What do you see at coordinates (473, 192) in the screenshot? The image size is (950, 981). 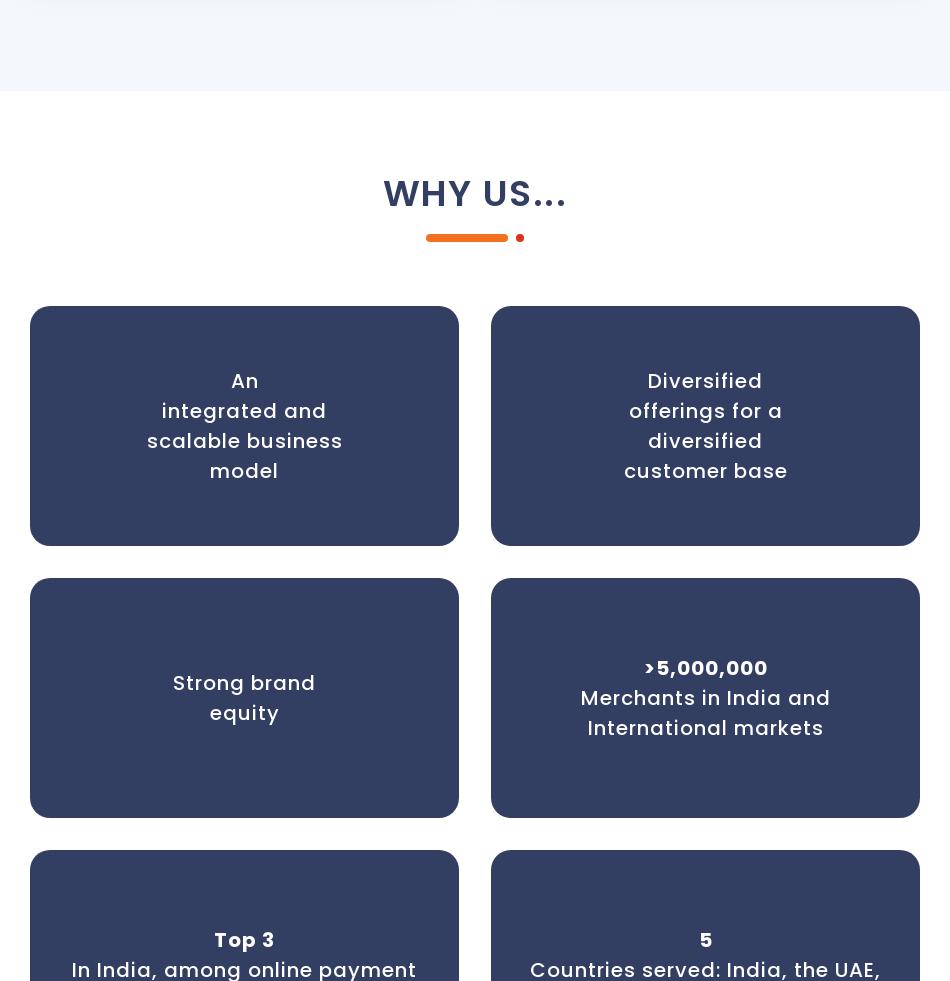 I see `'Why Us...'` at bounding box center [473, 192].